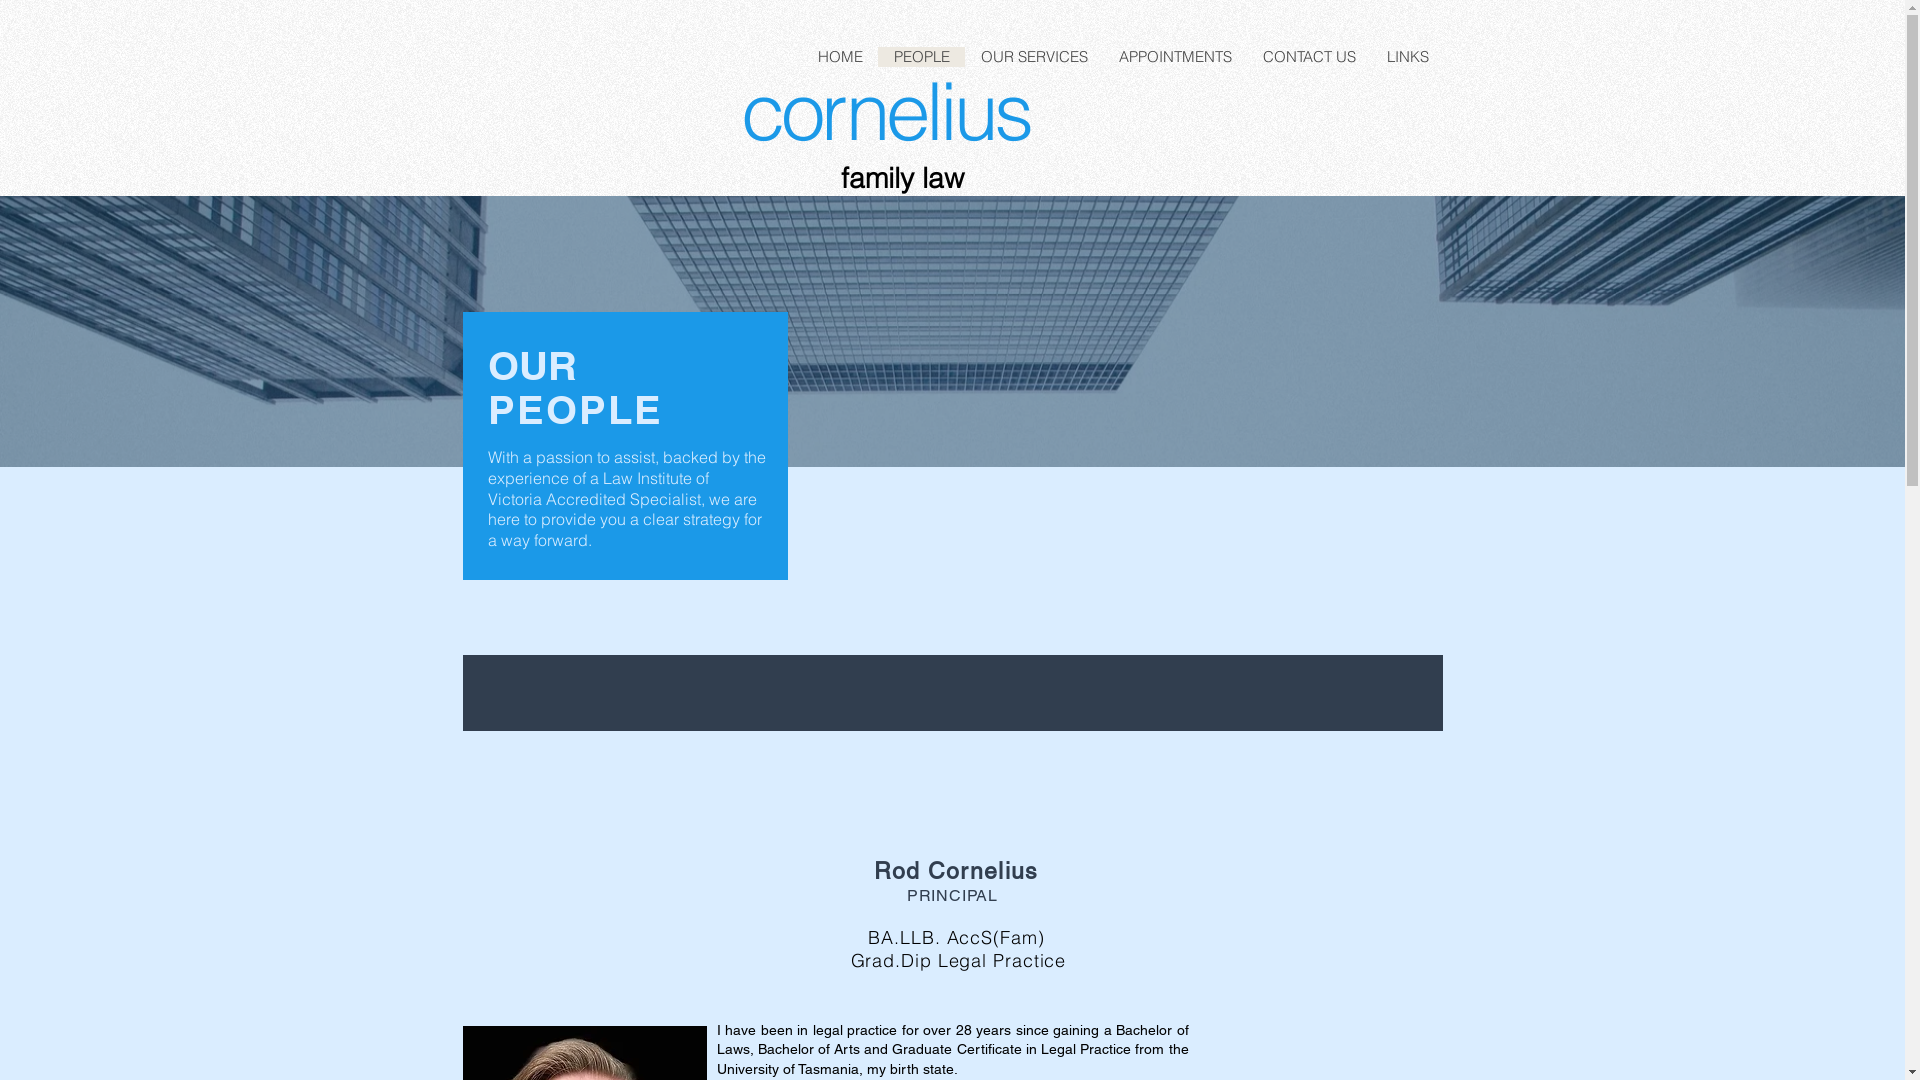  What do you see at coordinates (1307, 56) in the screenshot?
I see `'CONTACT US'` at bounding box center [1307, 56].